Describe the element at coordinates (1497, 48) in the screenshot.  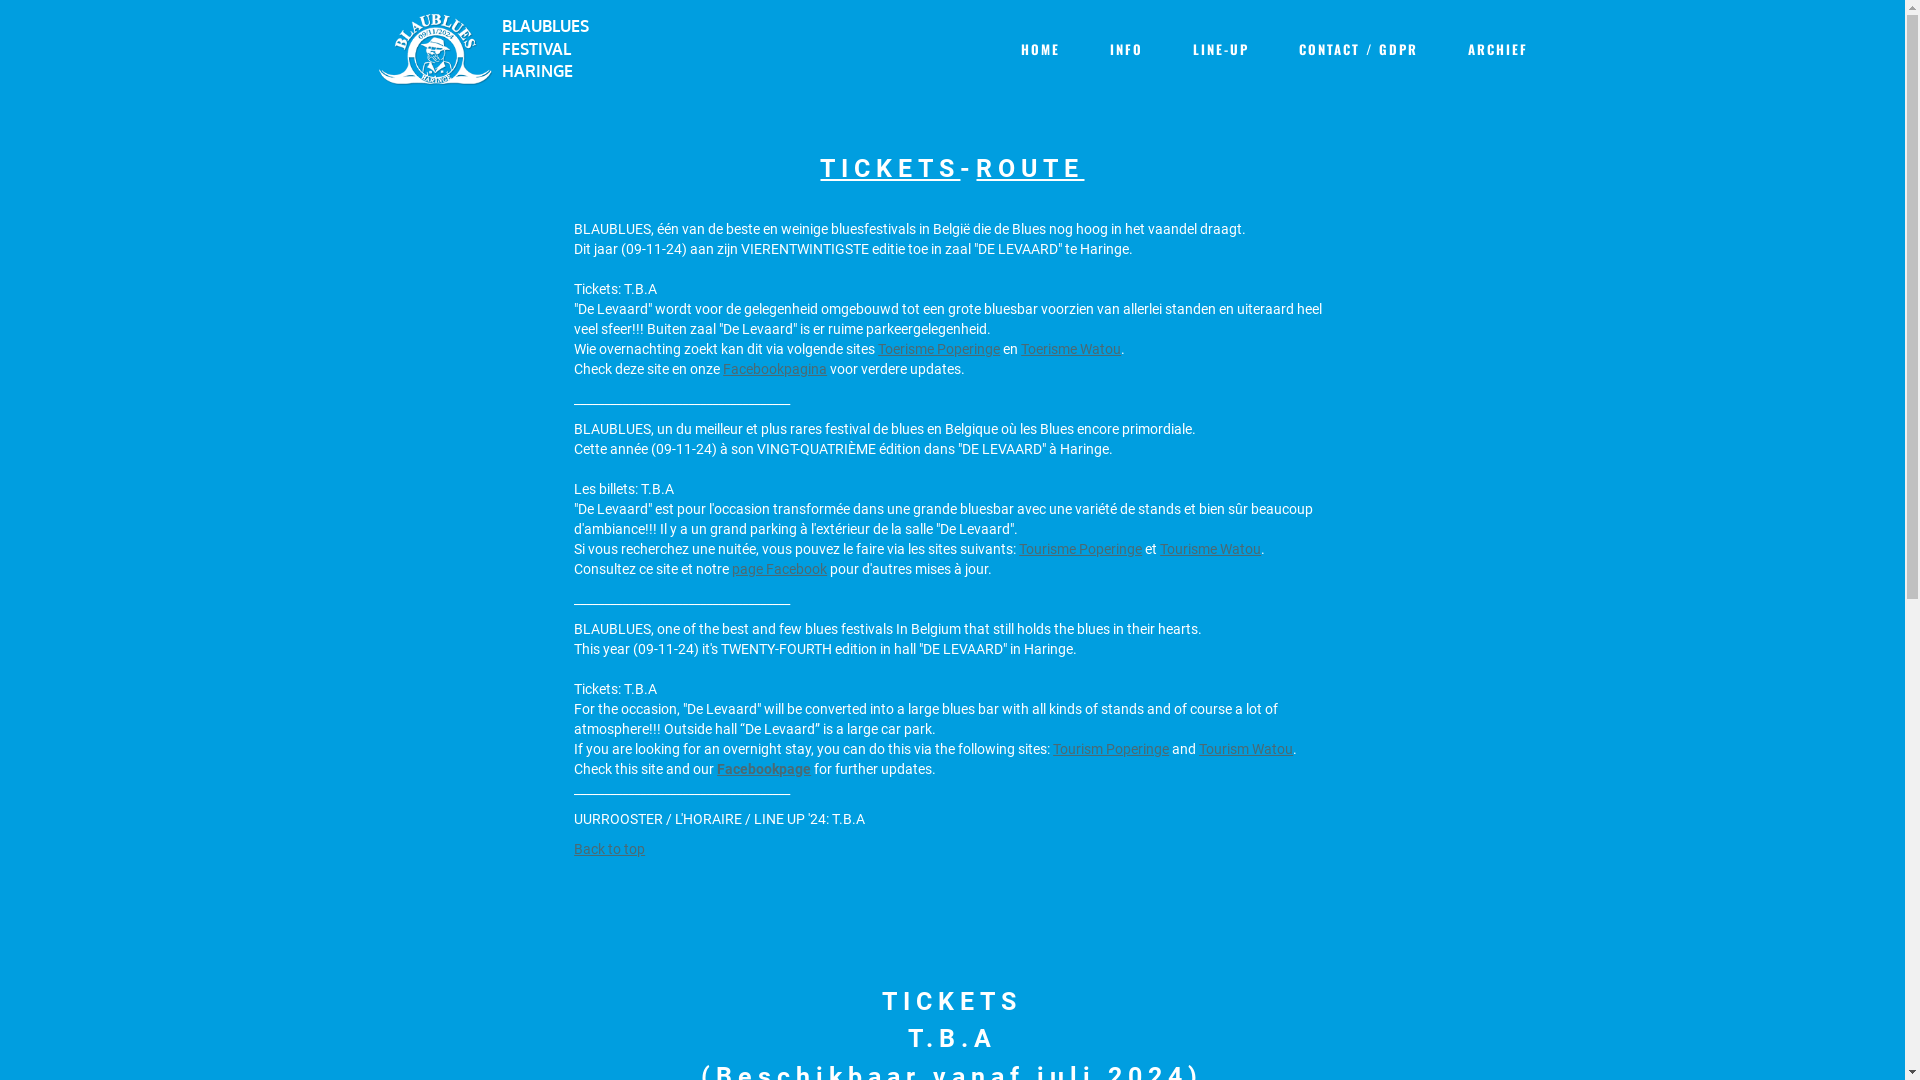
I see `'ARCHIEF'` at that location.